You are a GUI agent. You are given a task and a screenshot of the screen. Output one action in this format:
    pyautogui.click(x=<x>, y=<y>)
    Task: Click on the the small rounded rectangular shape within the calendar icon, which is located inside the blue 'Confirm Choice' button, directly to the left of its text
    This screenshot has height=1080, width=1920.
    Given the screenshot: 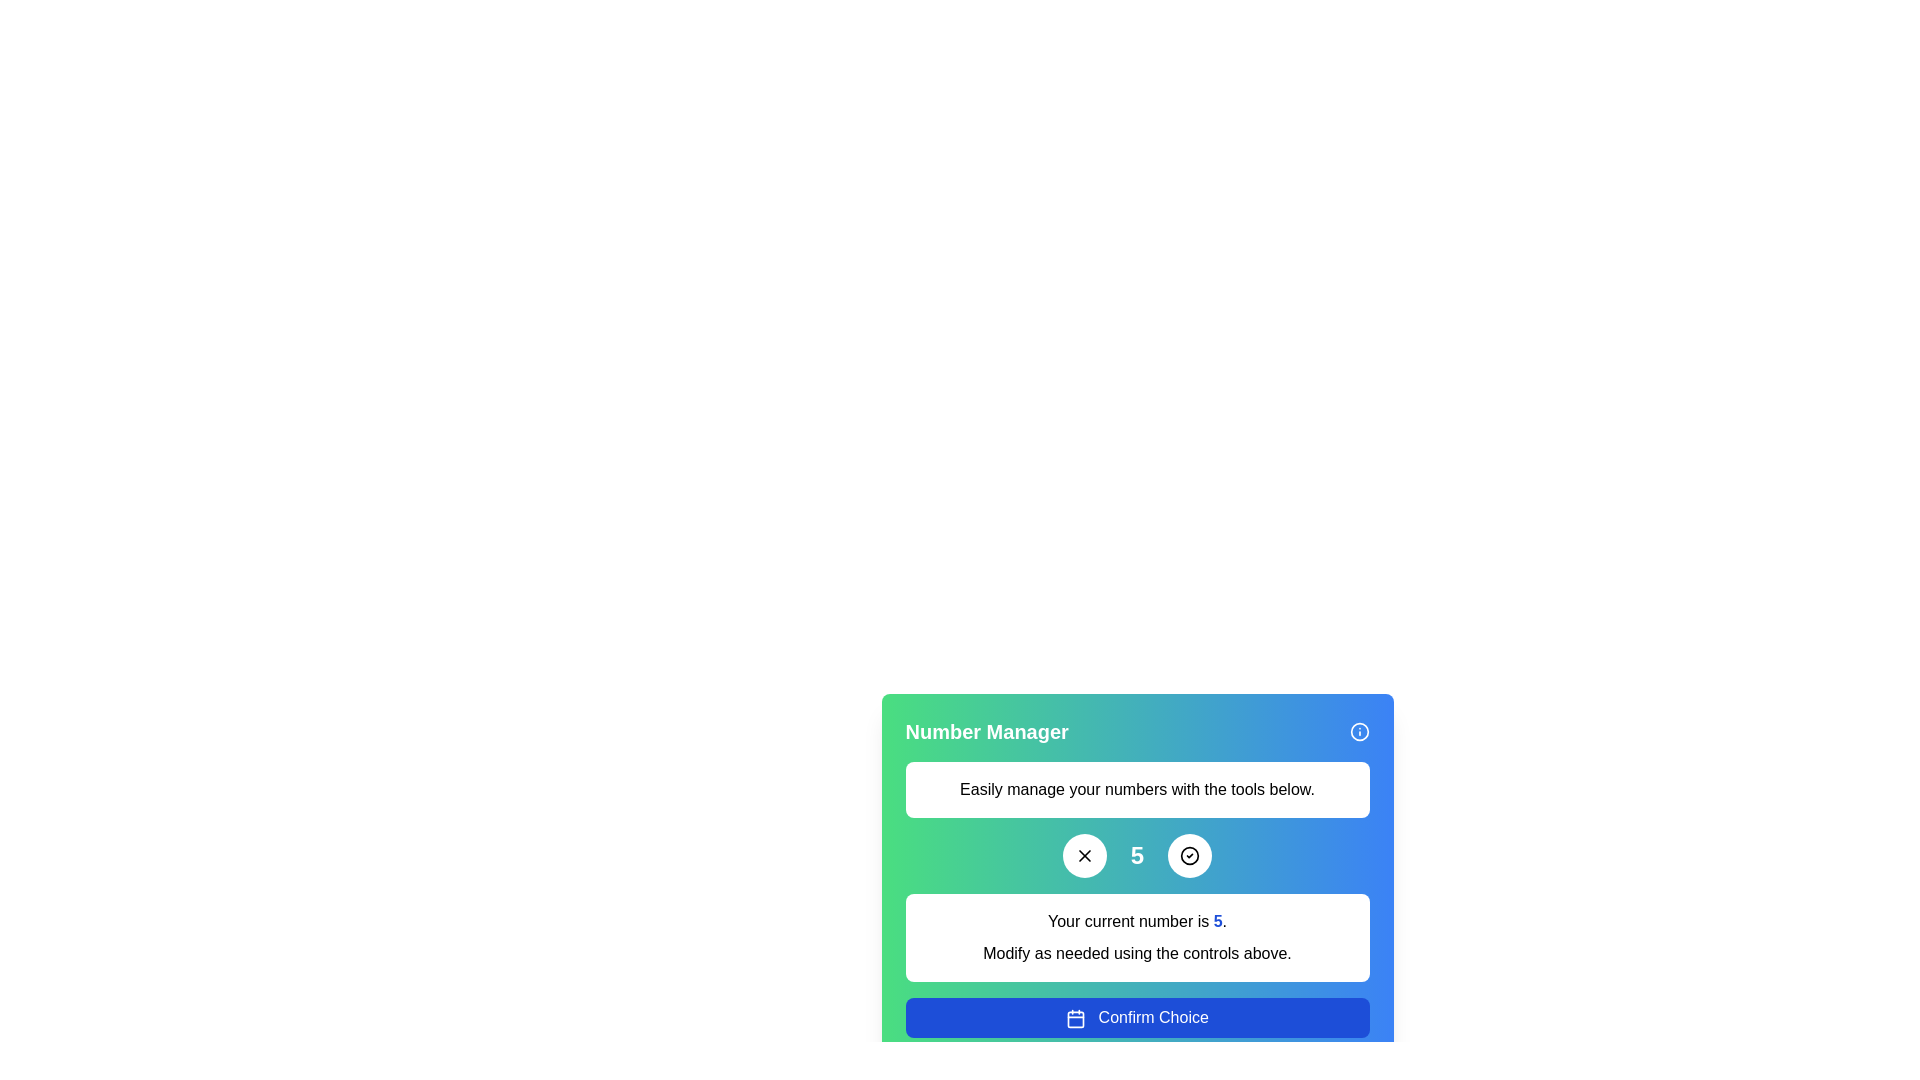 What is the action you would take?
    pyautogui.click(x=1075, y=1019)
    